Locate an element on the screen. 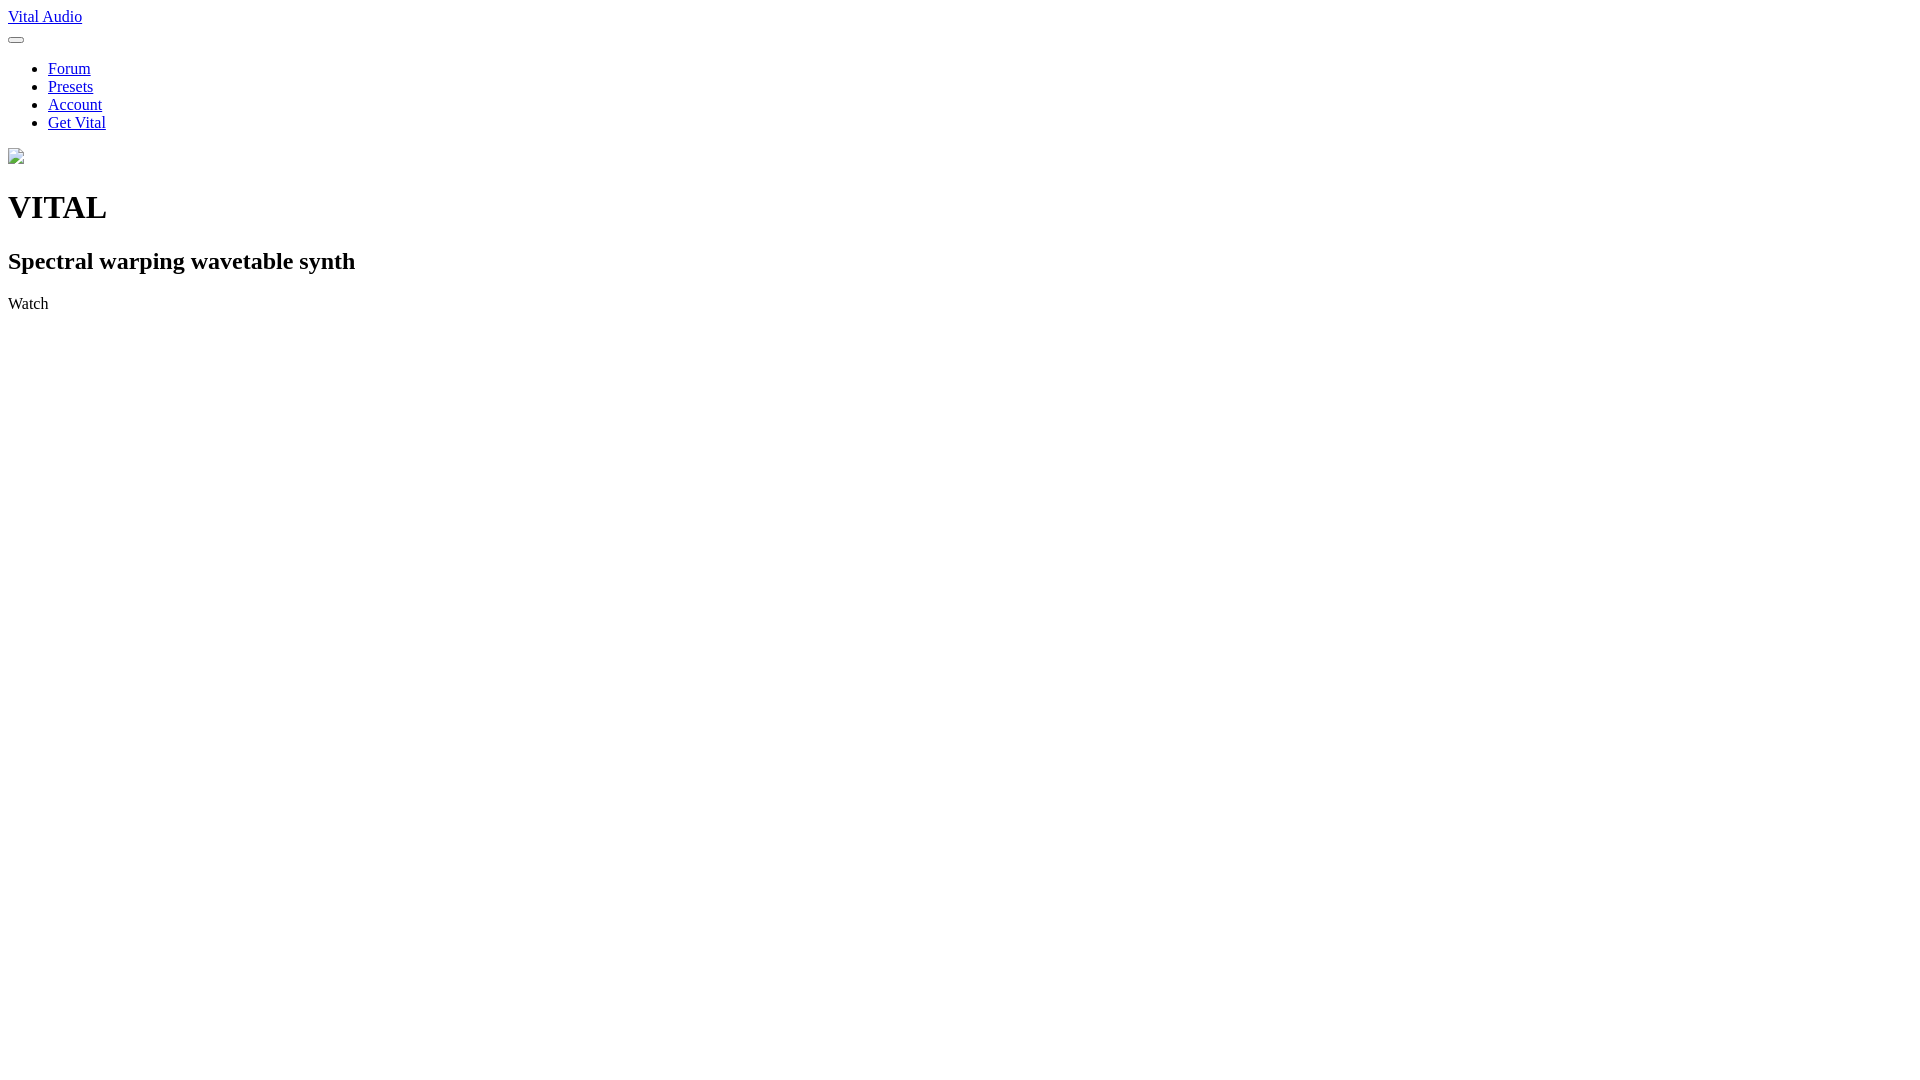 This screenshot has height=1080, width=1920. 'Vital Audio' is located at coordinates (960, 25).